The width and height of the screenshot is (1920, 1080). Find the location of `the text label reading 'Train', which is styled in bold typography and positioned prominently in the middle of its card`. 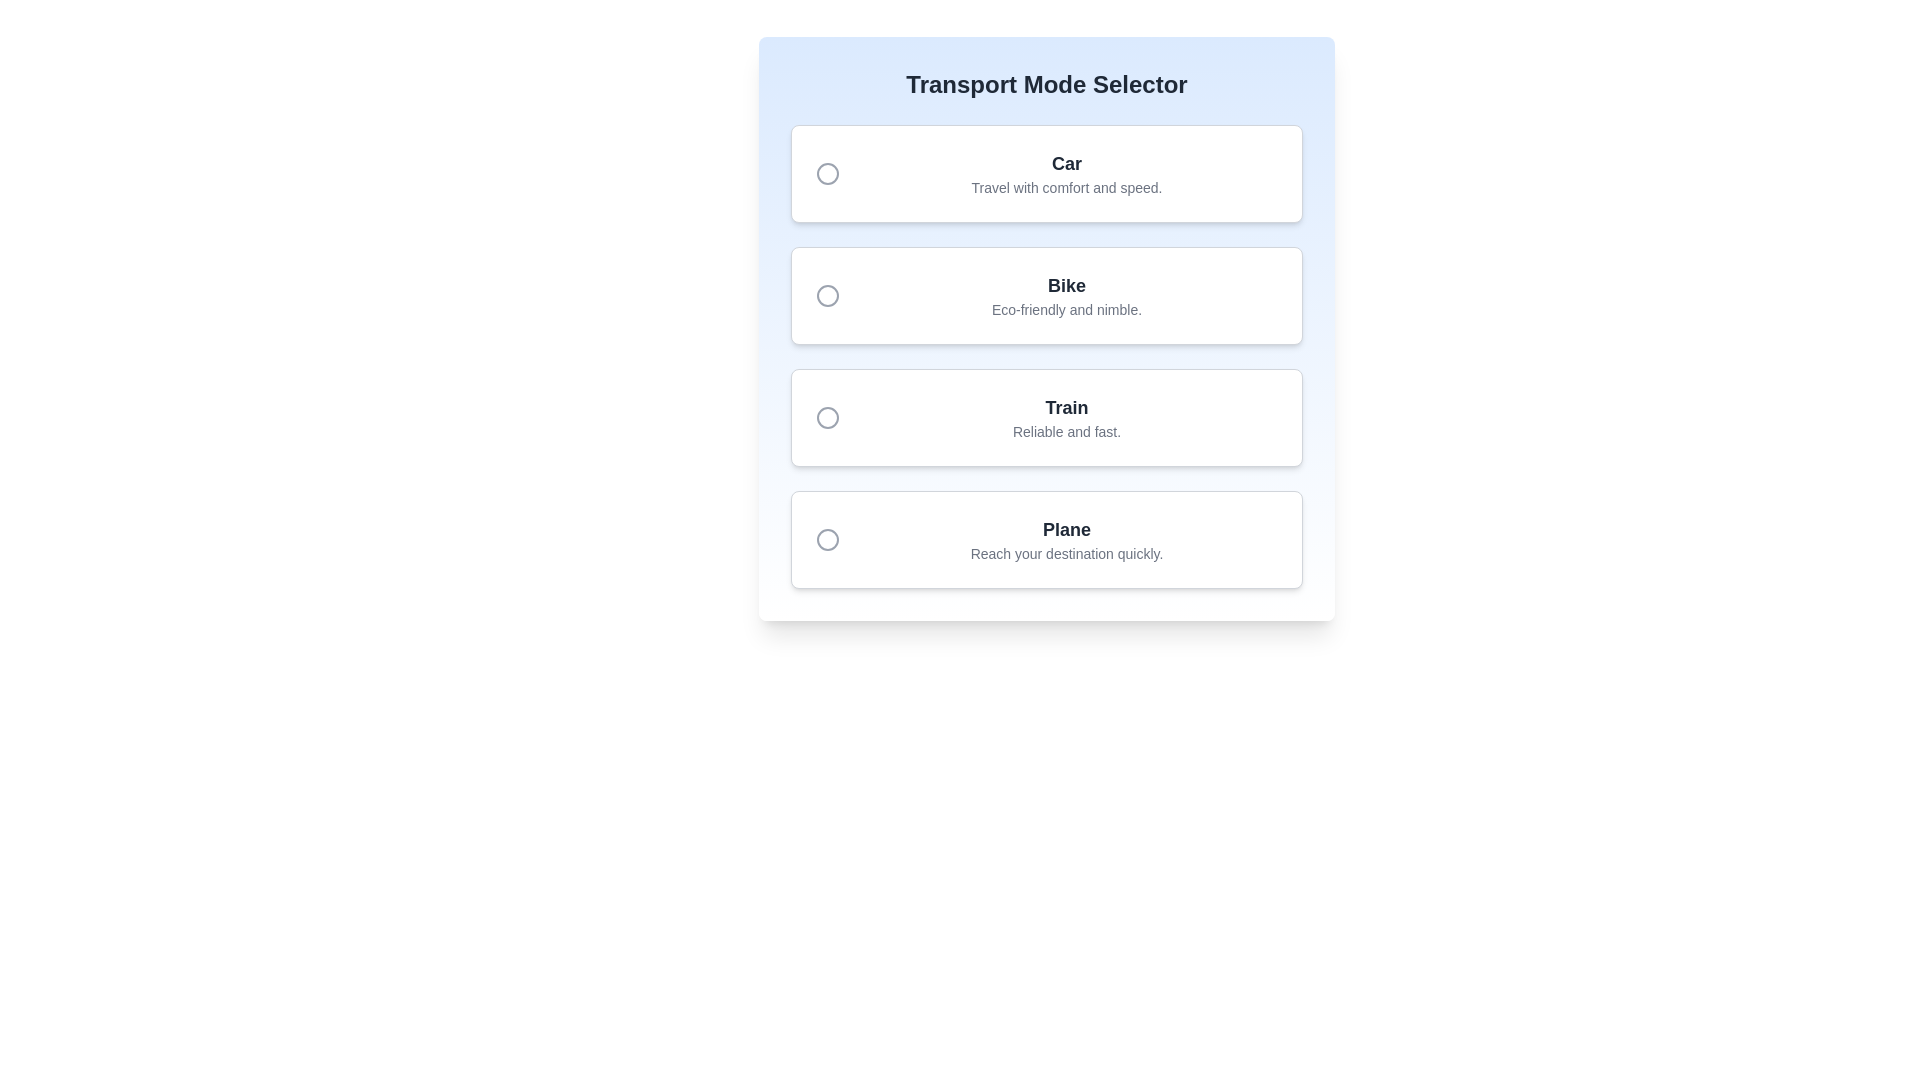

the text label reading 'Train', which is styled in bold typography and positioned prominently in the middle of its card is located at coordinates (1065, 407).